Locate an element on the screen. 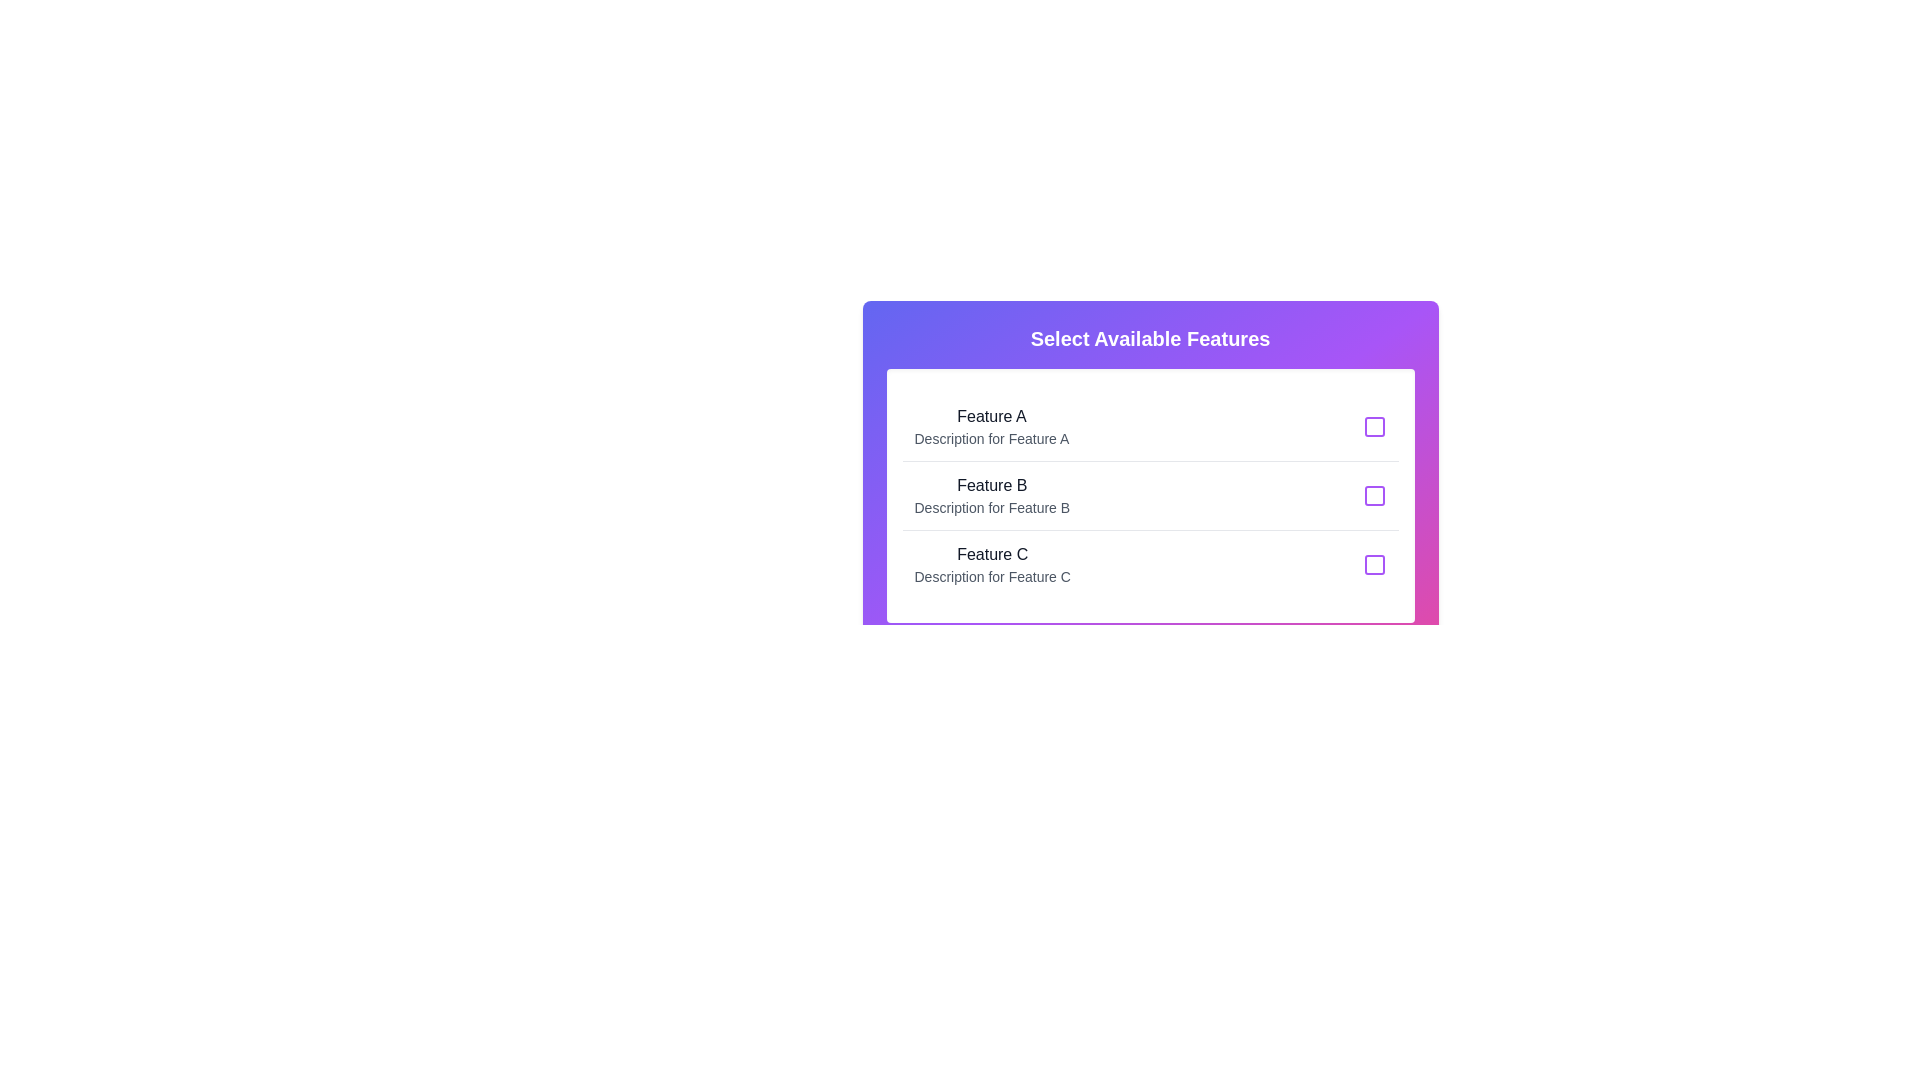 The width and height of the screenshot is (1920, 1080). the Icon button related to 'Feature A' is located at coordinates (1373, 426).